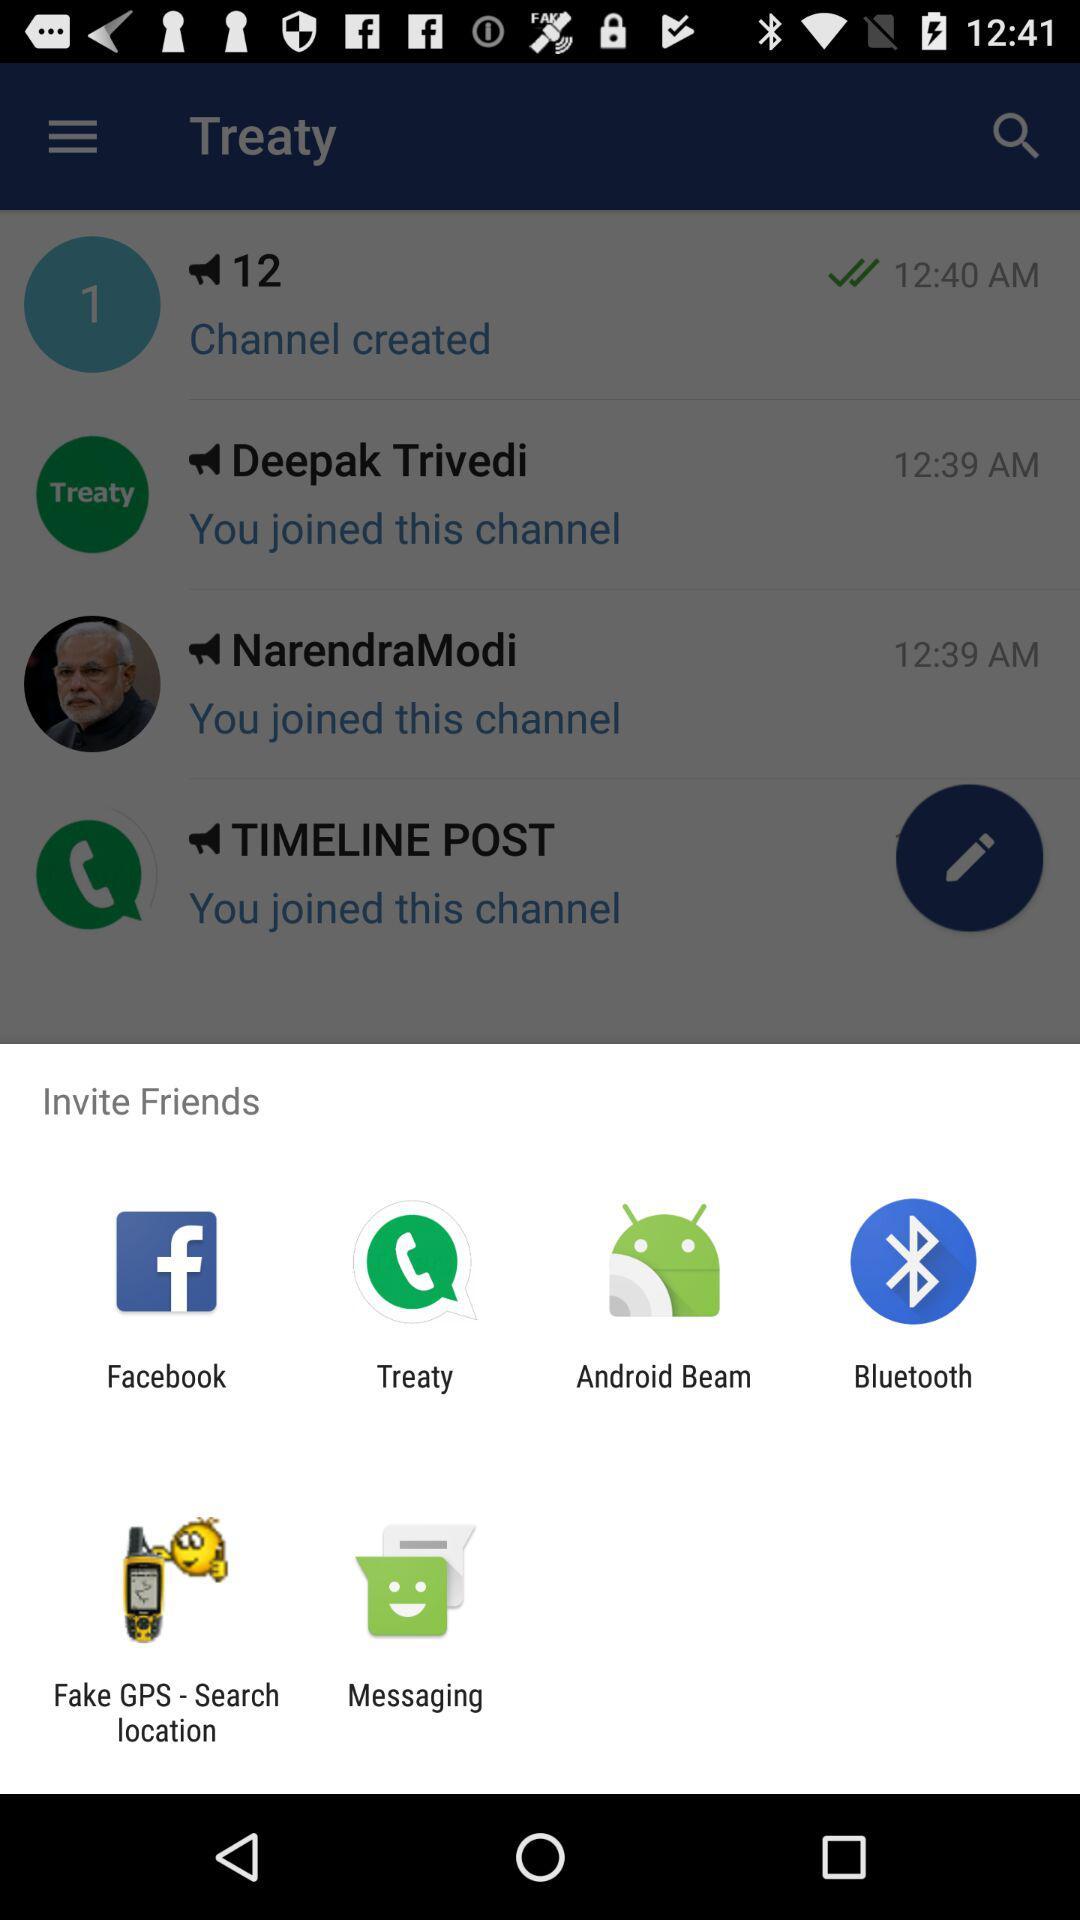 Image resolution: width=1080 pixels, height=1920 pixels. Describe the element at coordinates (165, 1392) in the screenshot. I see `item to the left of the treaty icon` at that location.